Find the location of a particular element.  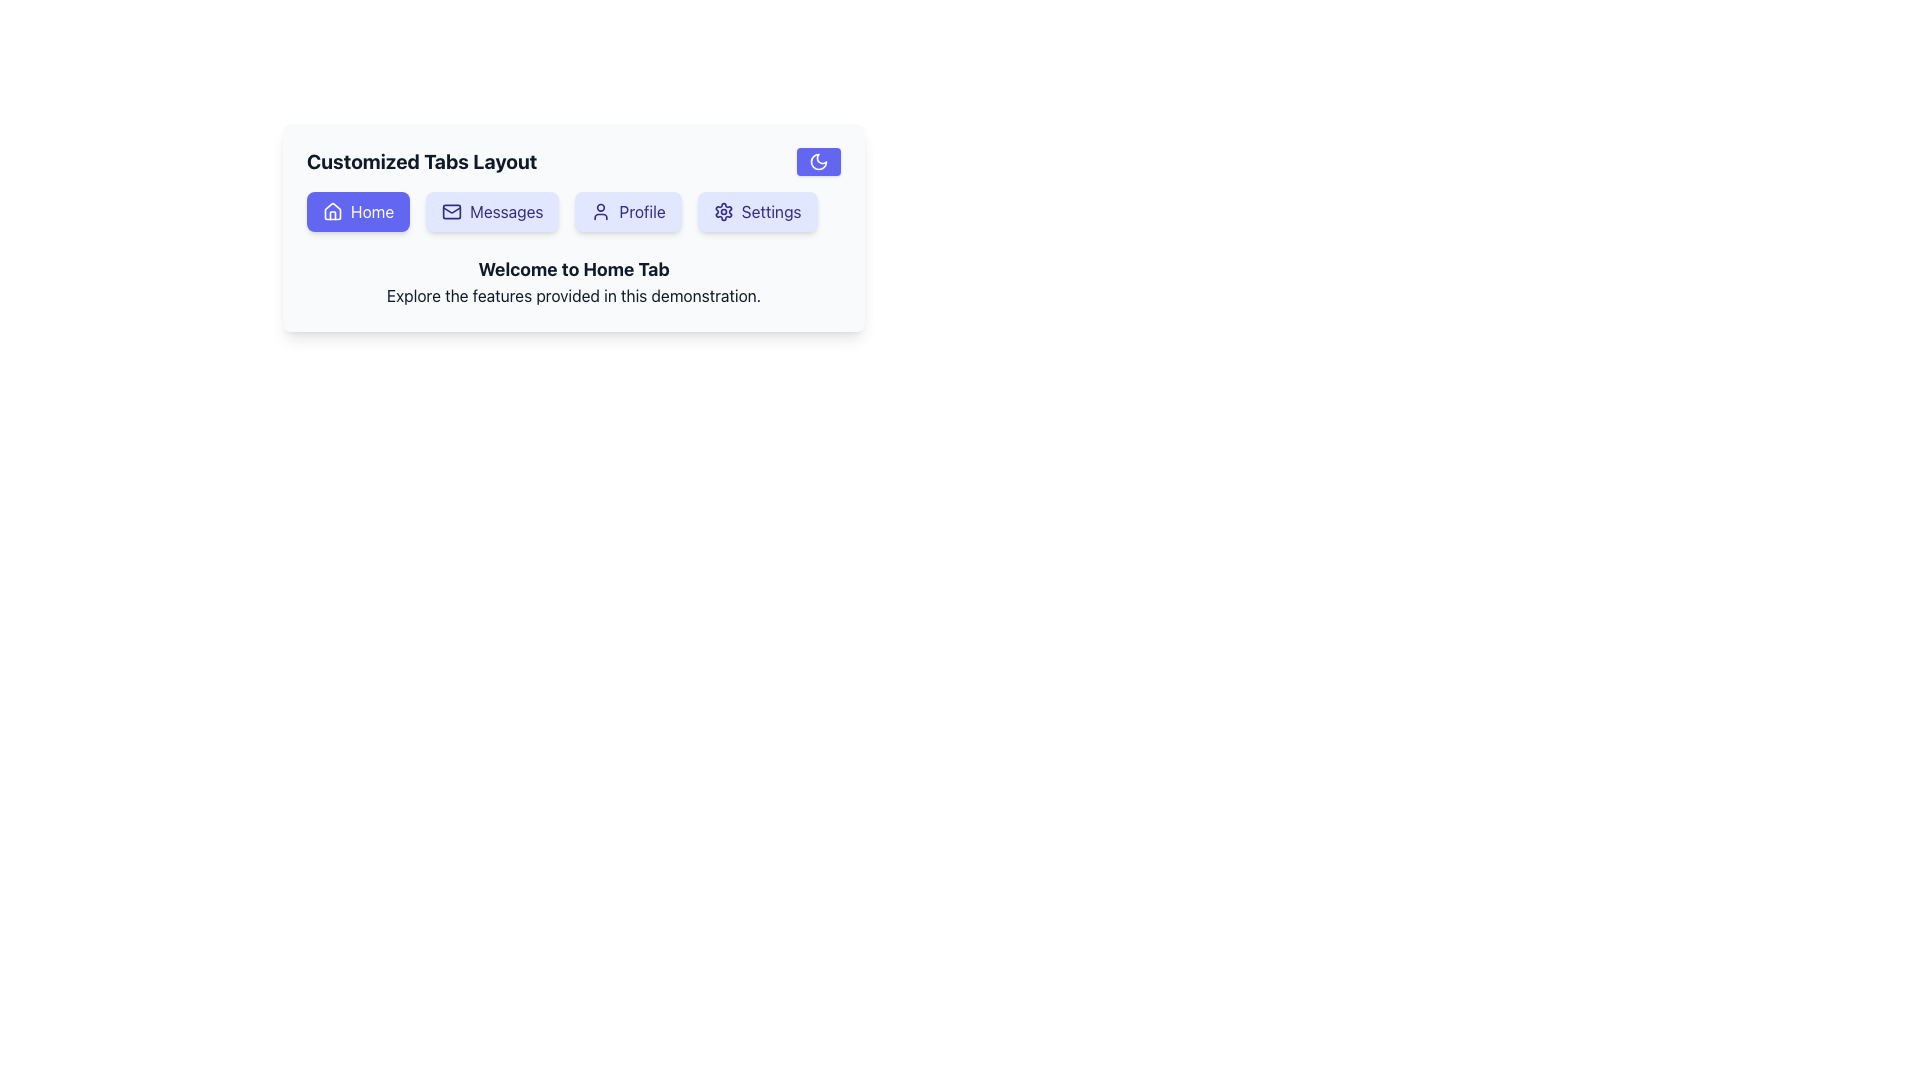

the button at the top-right corner of the 'Customized Tabs Layout' component is located at coordinates (819, 161).